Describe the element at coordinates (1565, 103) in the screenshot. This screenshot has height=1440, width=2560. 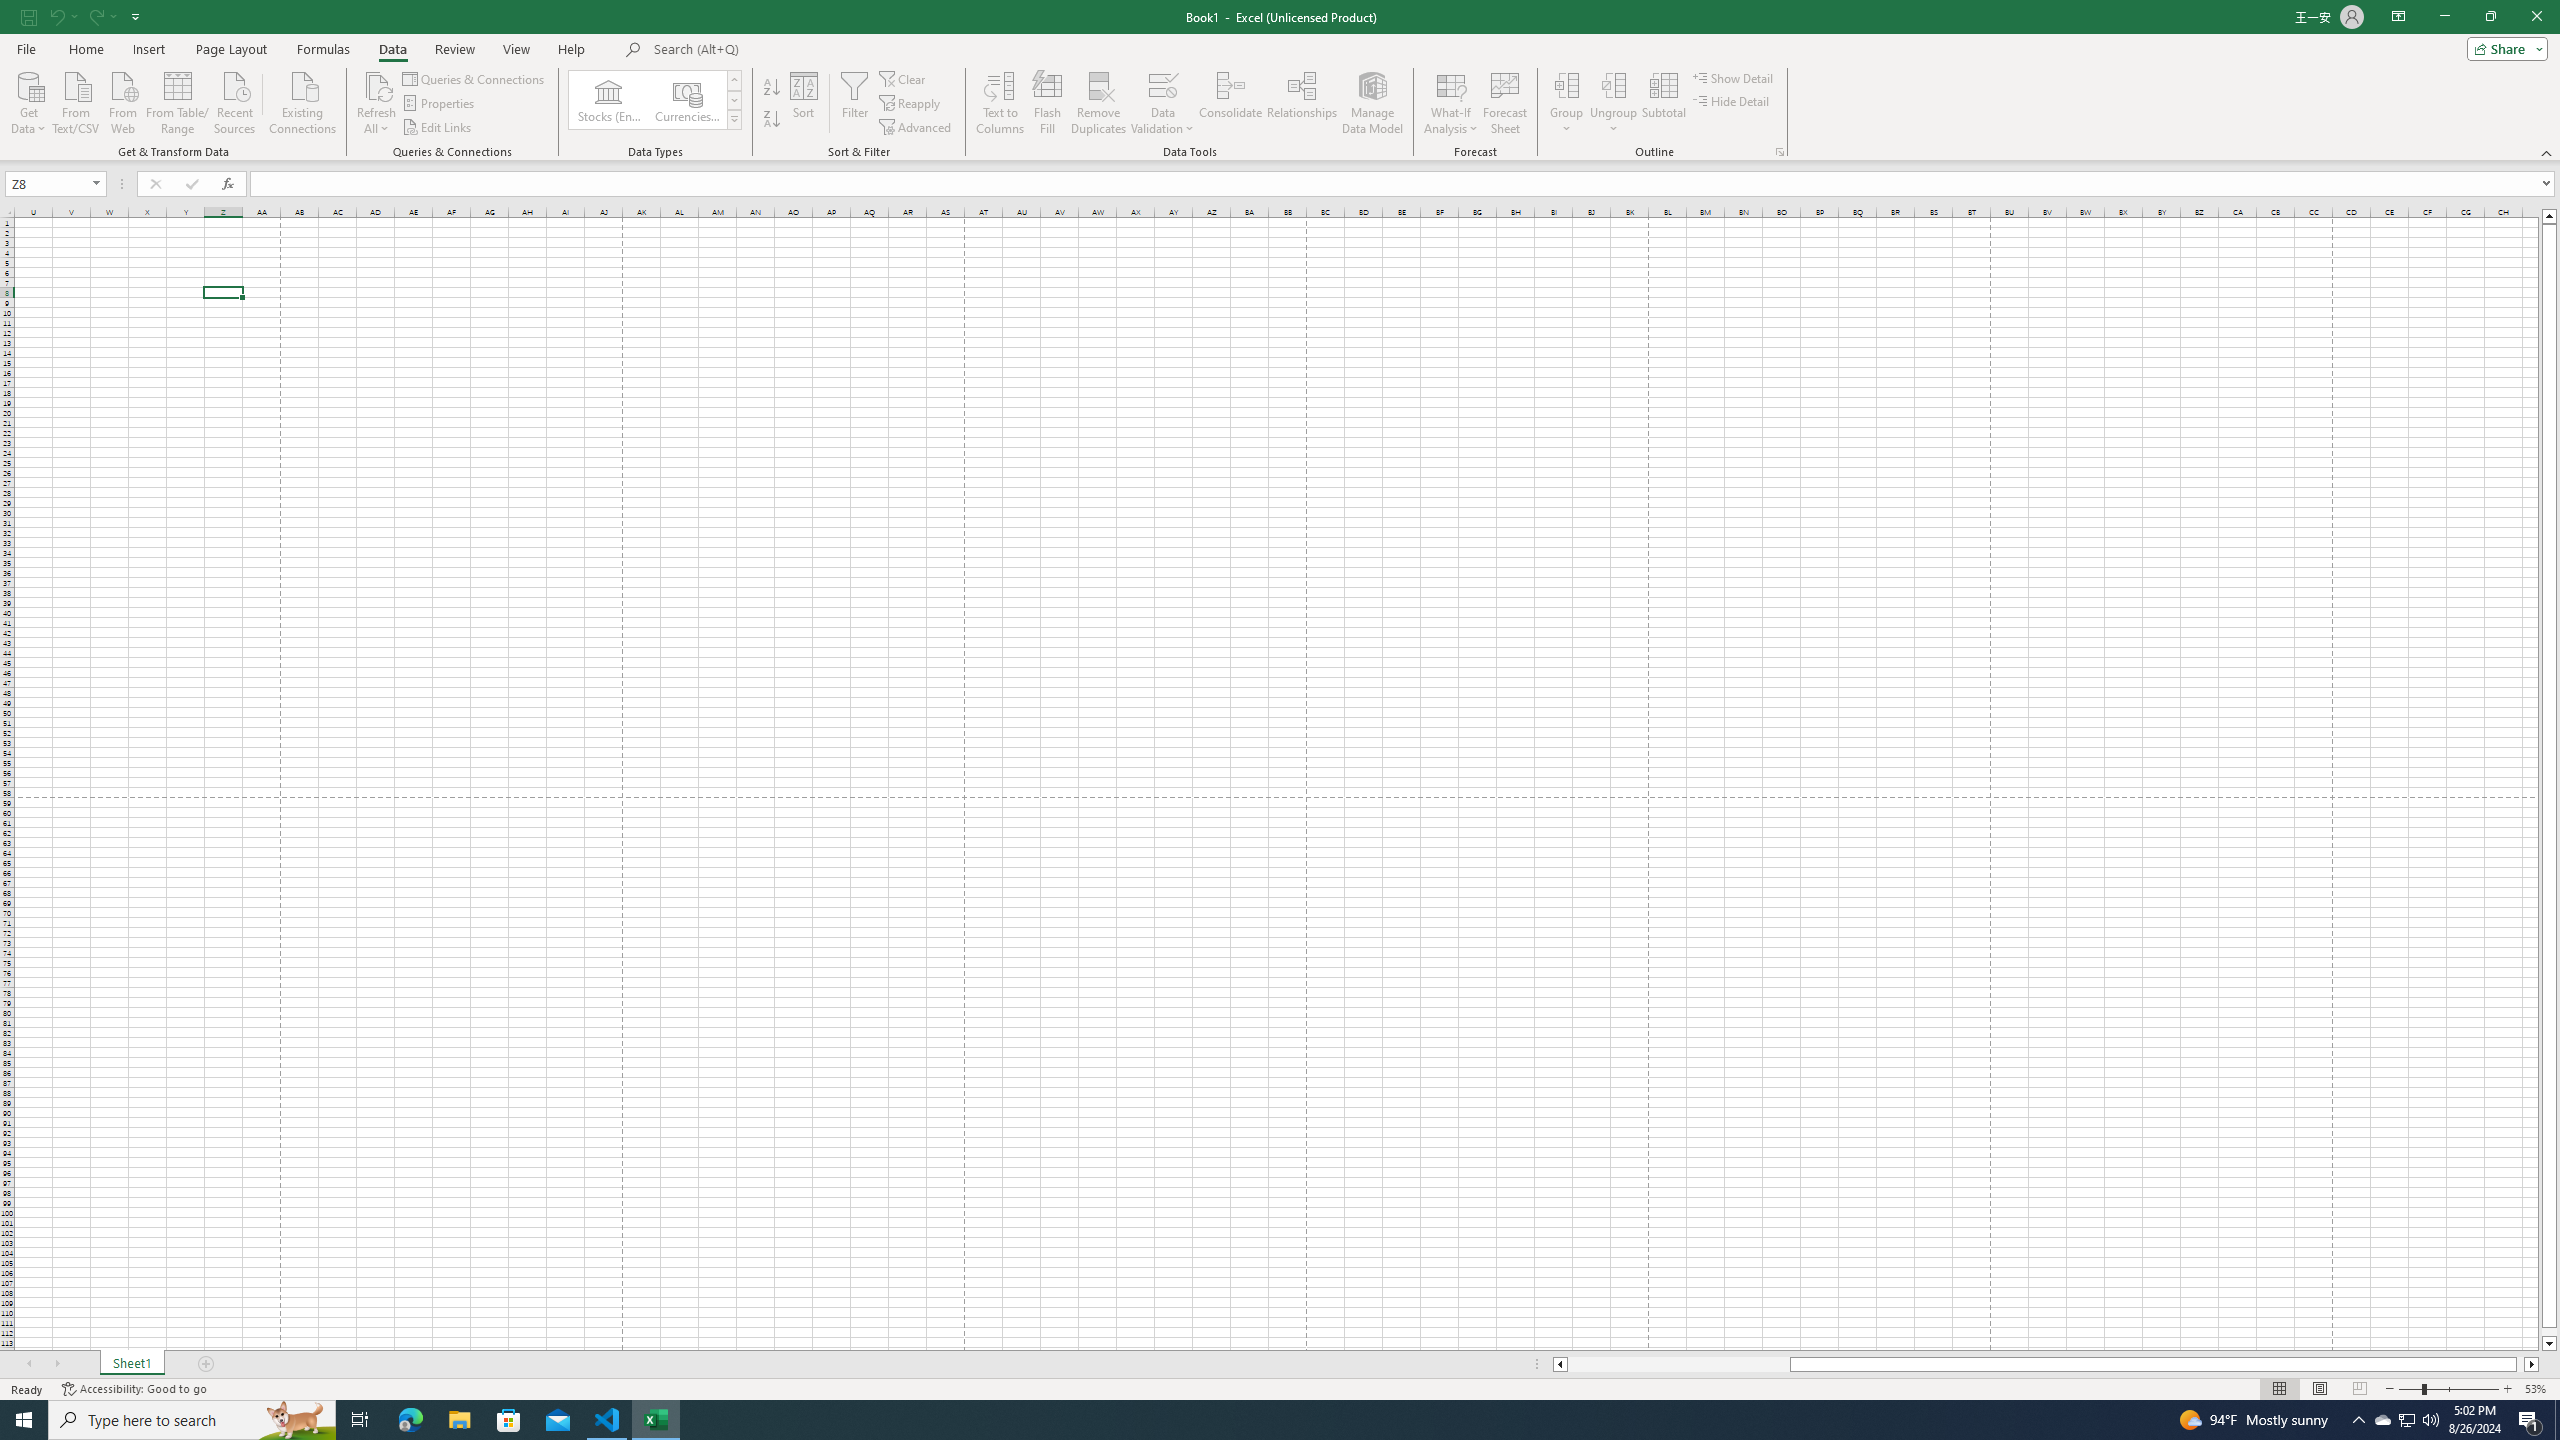
I see `'Group...'` at that location.